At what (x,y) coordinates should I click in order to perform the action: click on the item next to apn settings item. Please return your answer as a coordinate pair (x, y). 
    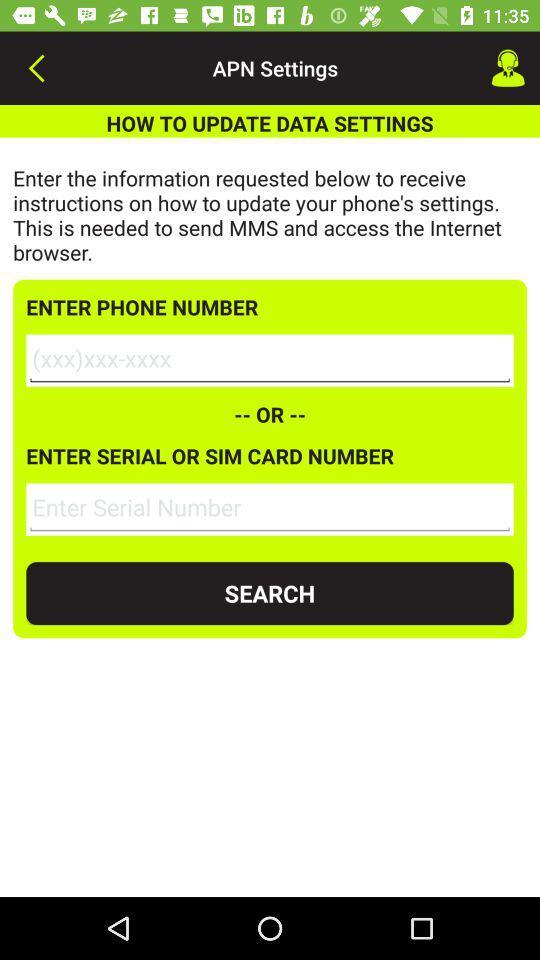
    Looking at the image, I should click on (508, 68).